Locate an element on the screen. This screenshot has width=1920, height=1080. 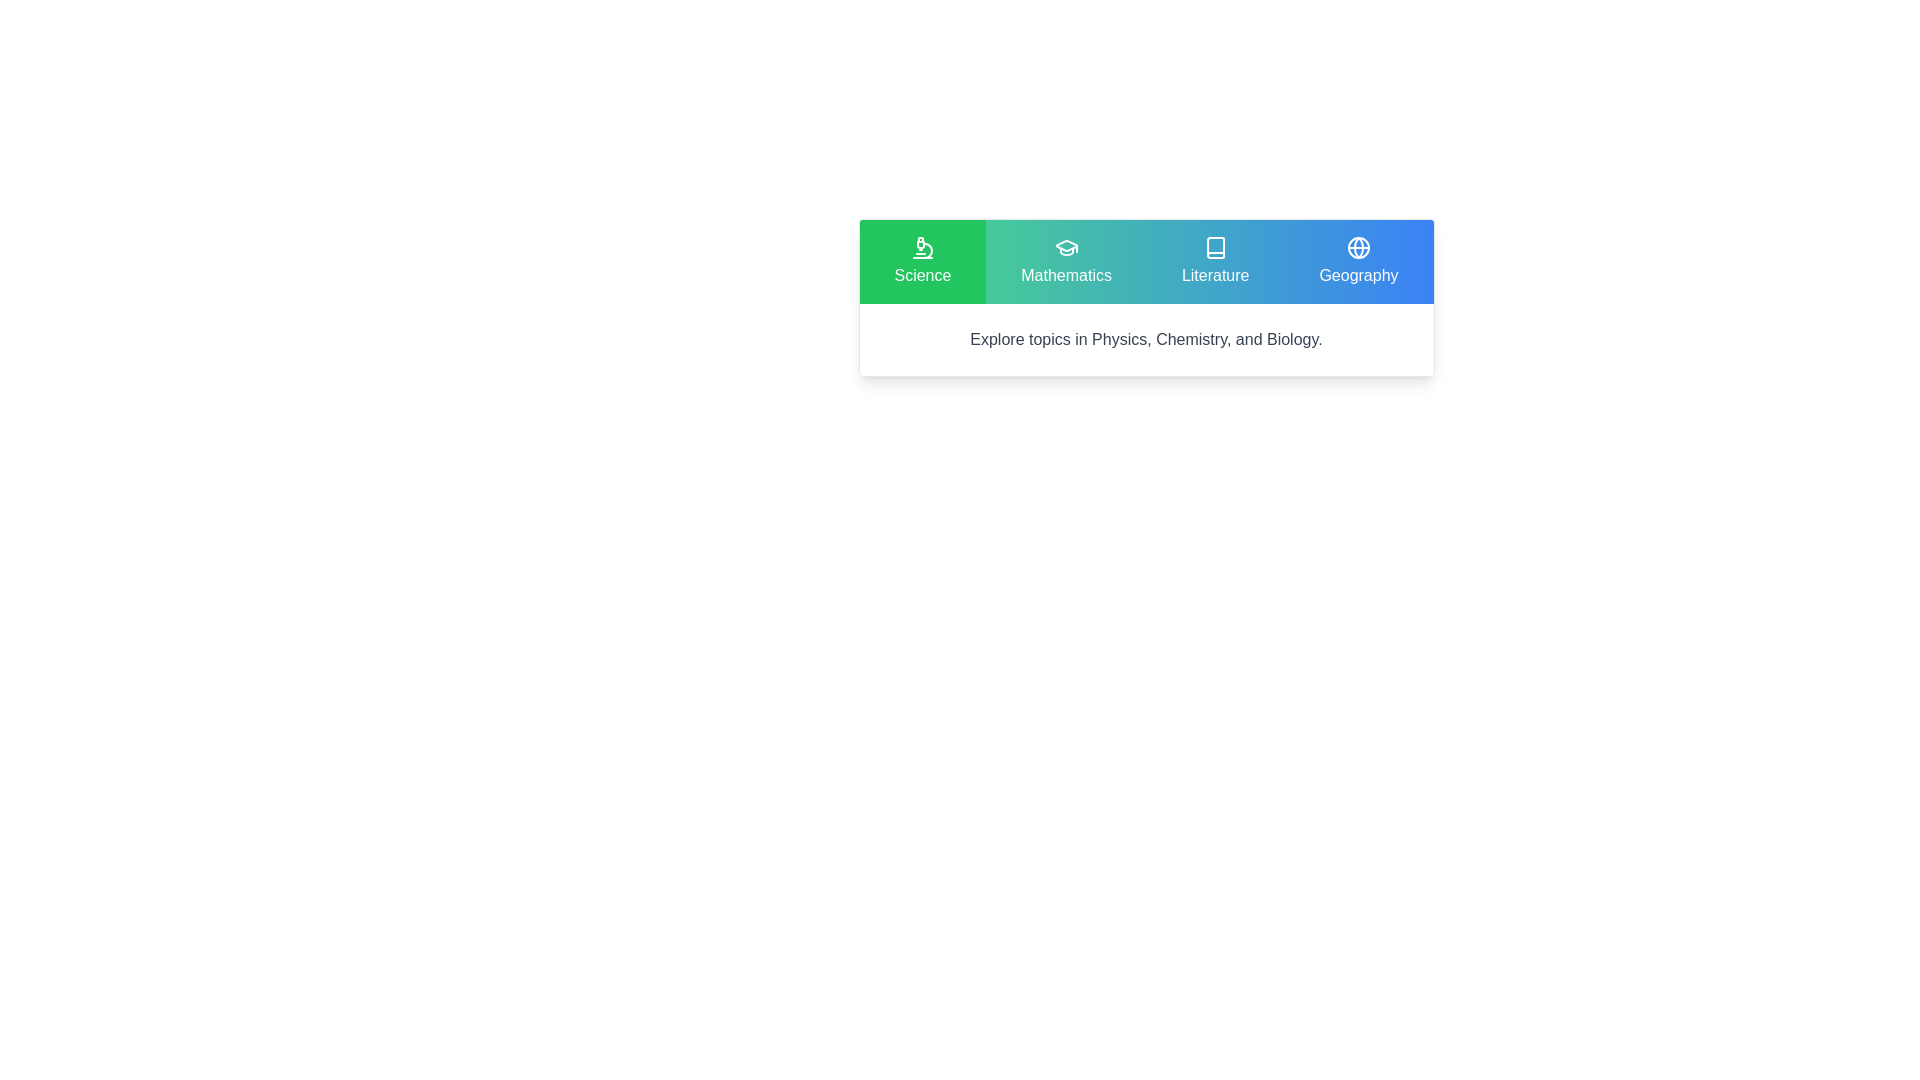
the graduation cap icon with a teal background located in the 'Mathematics' section of the navigation bar is located at coordinates (1065, 246).